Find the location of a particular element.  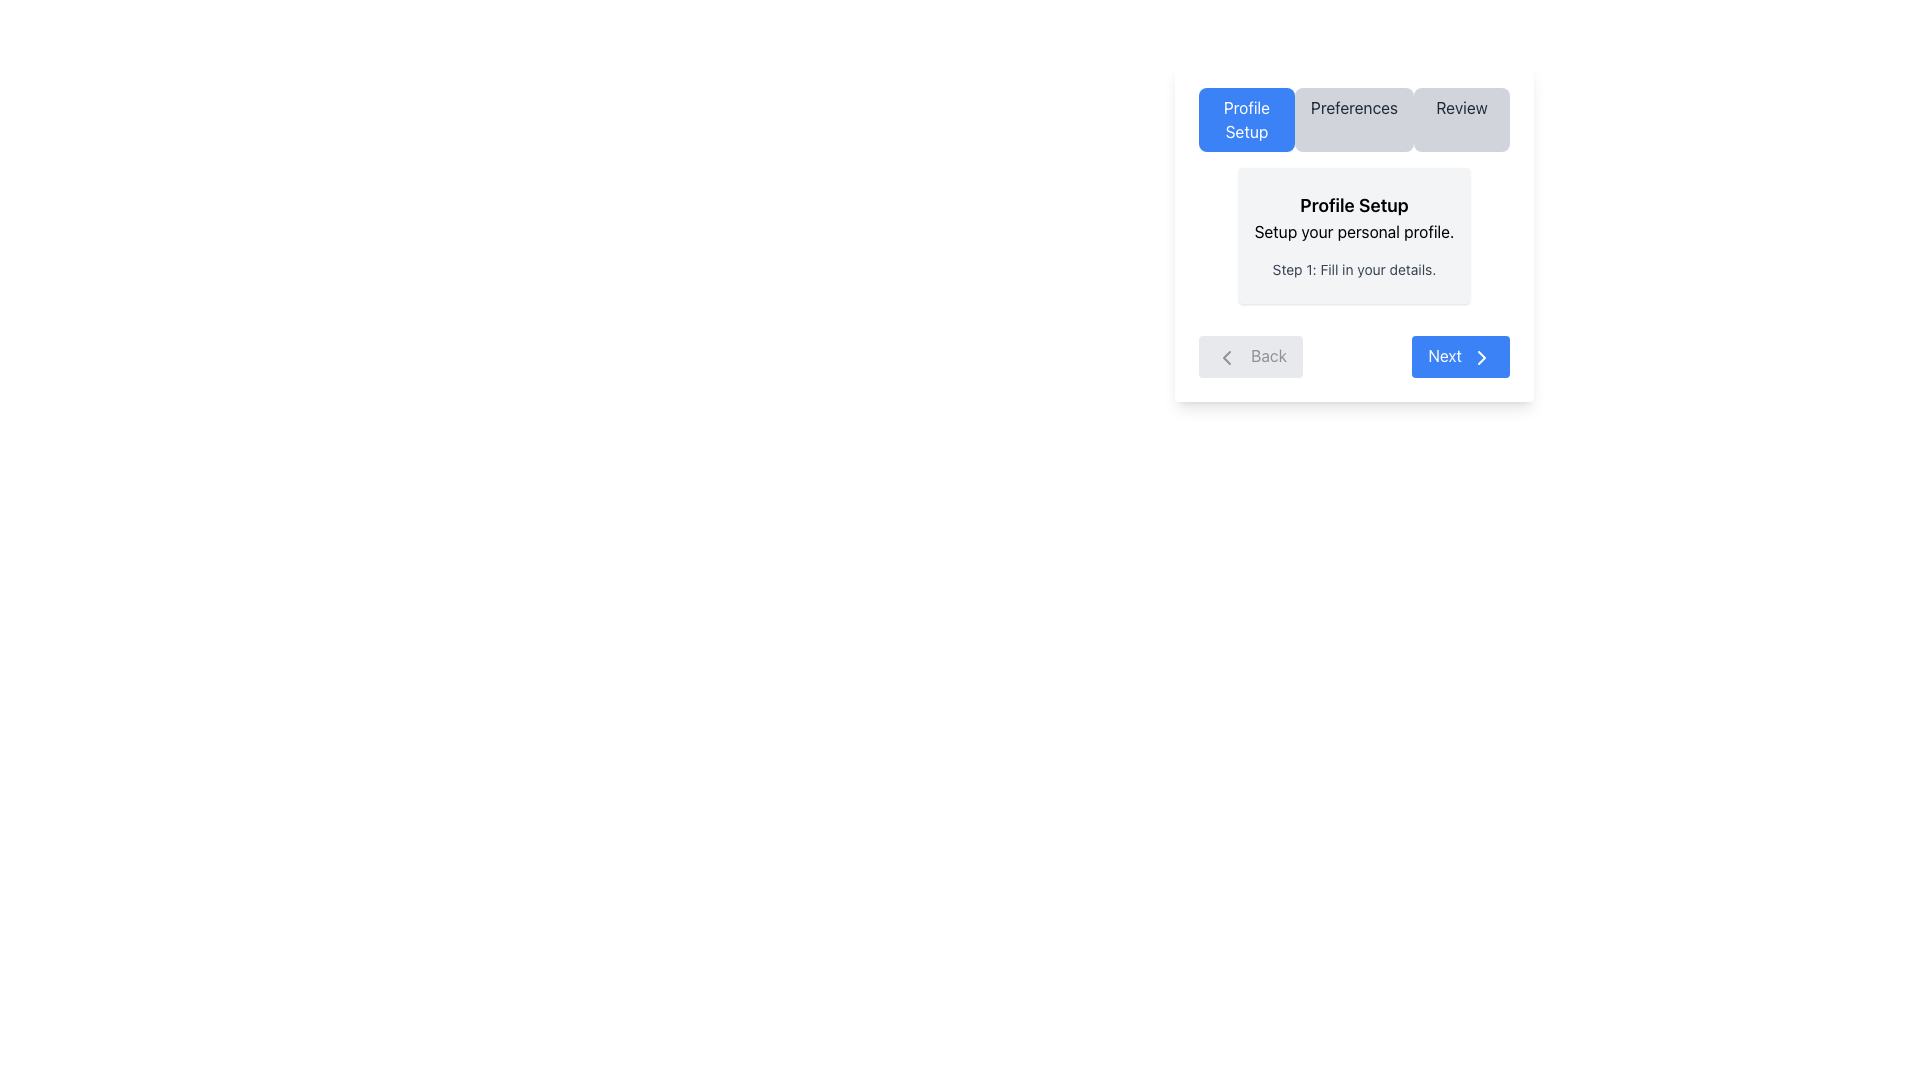

the 'Review' button, which is the third button in a sequence of three horizontally aligned buttons with a gray background and dark text is located at coordinates (1462, 119).